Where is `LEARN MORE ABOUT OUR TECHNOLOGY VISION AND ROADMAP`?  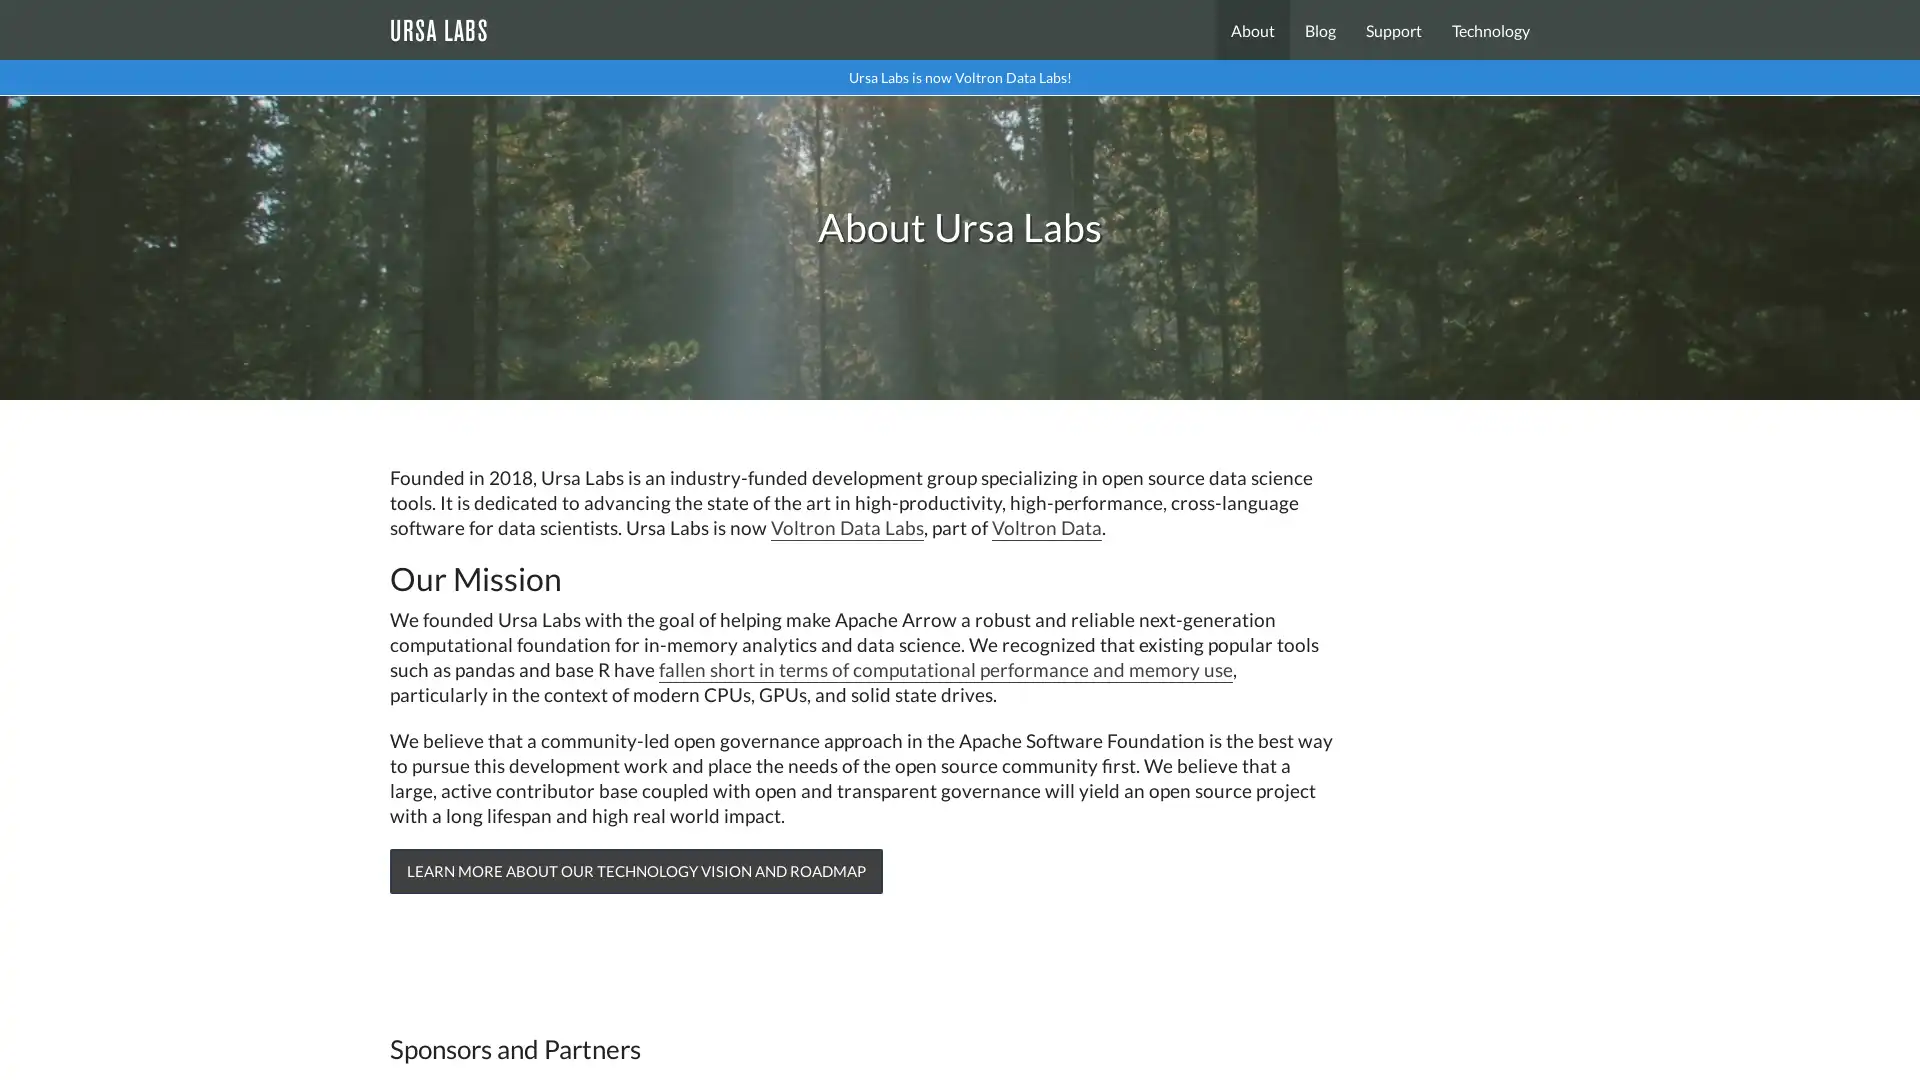
LEARN MORE ABOUT OUR TECHNOLOGY VISION AND ROADMAP is located at coordinates (635, 870).